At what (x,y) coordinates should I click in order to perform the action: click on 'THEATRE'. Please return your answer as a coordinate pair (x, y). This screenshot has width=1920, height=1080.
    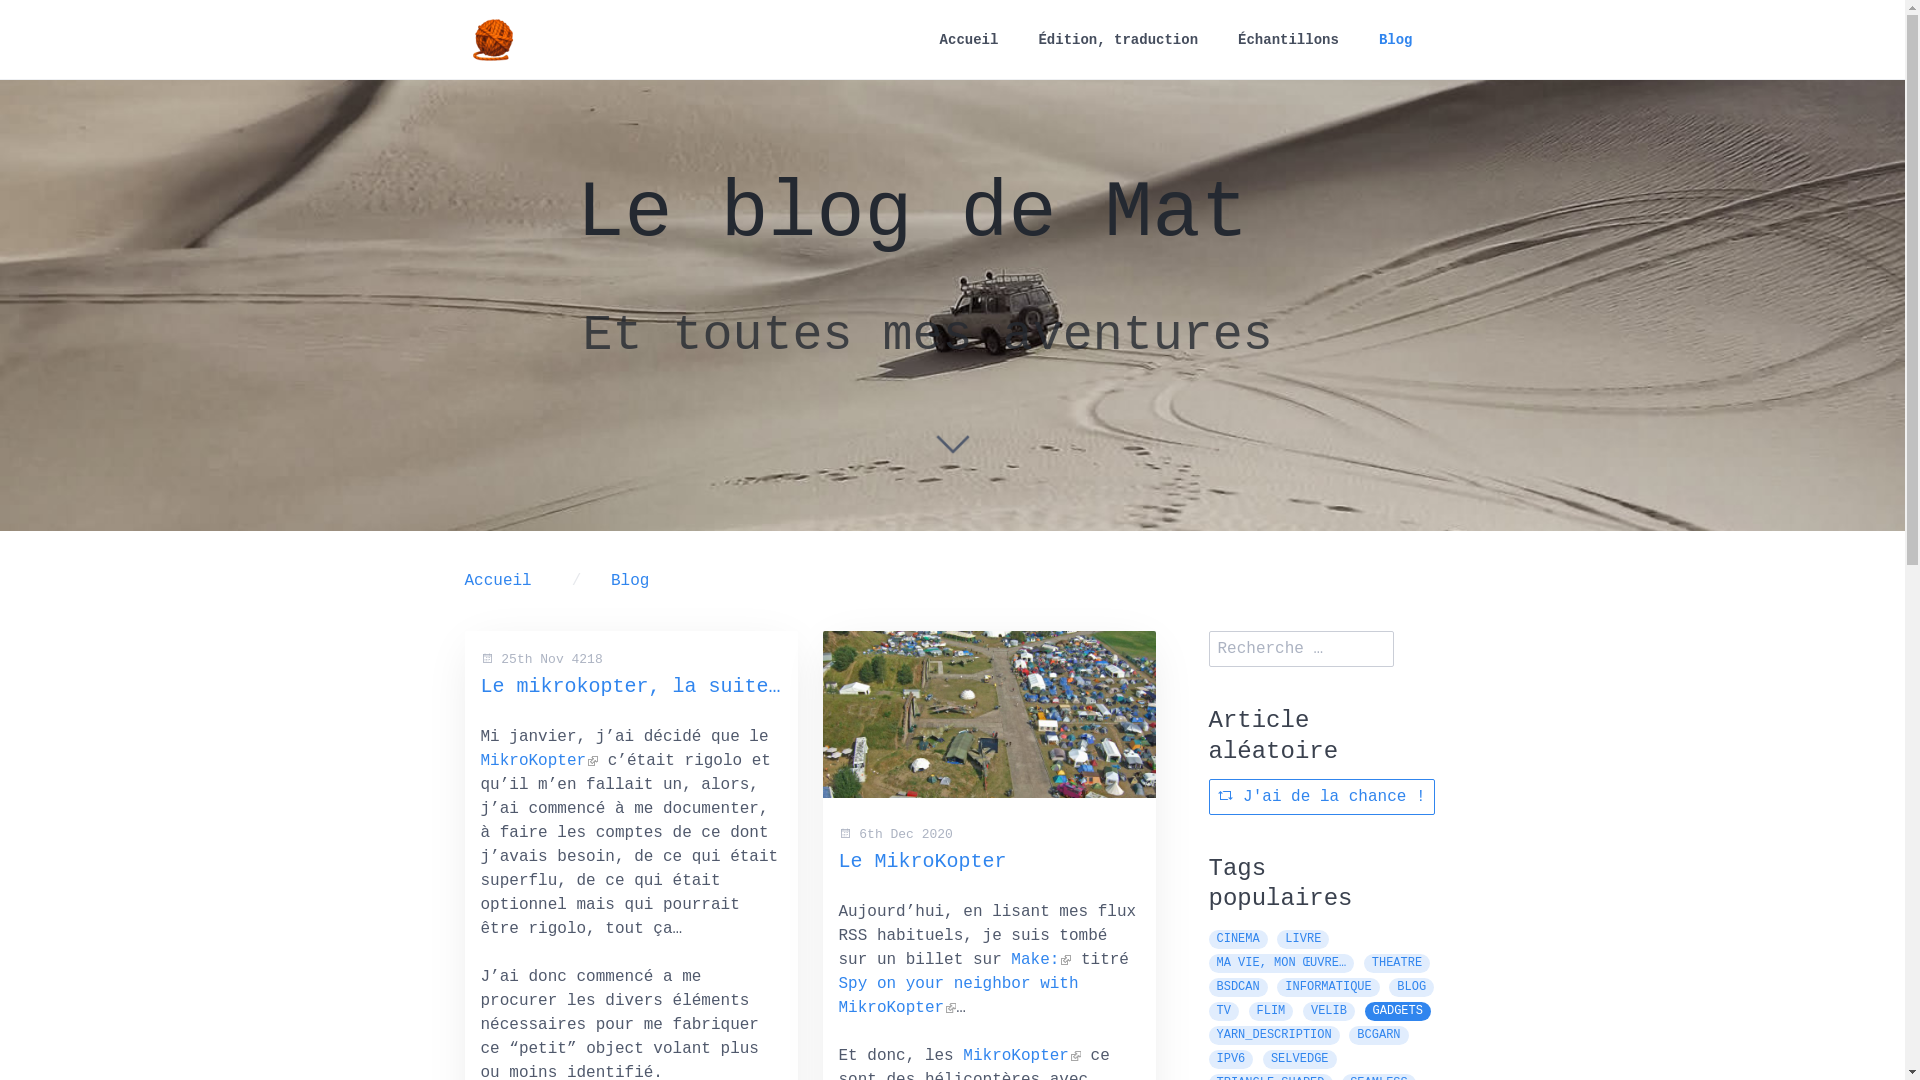
    Looking at the image, I should click on (1395, 962).